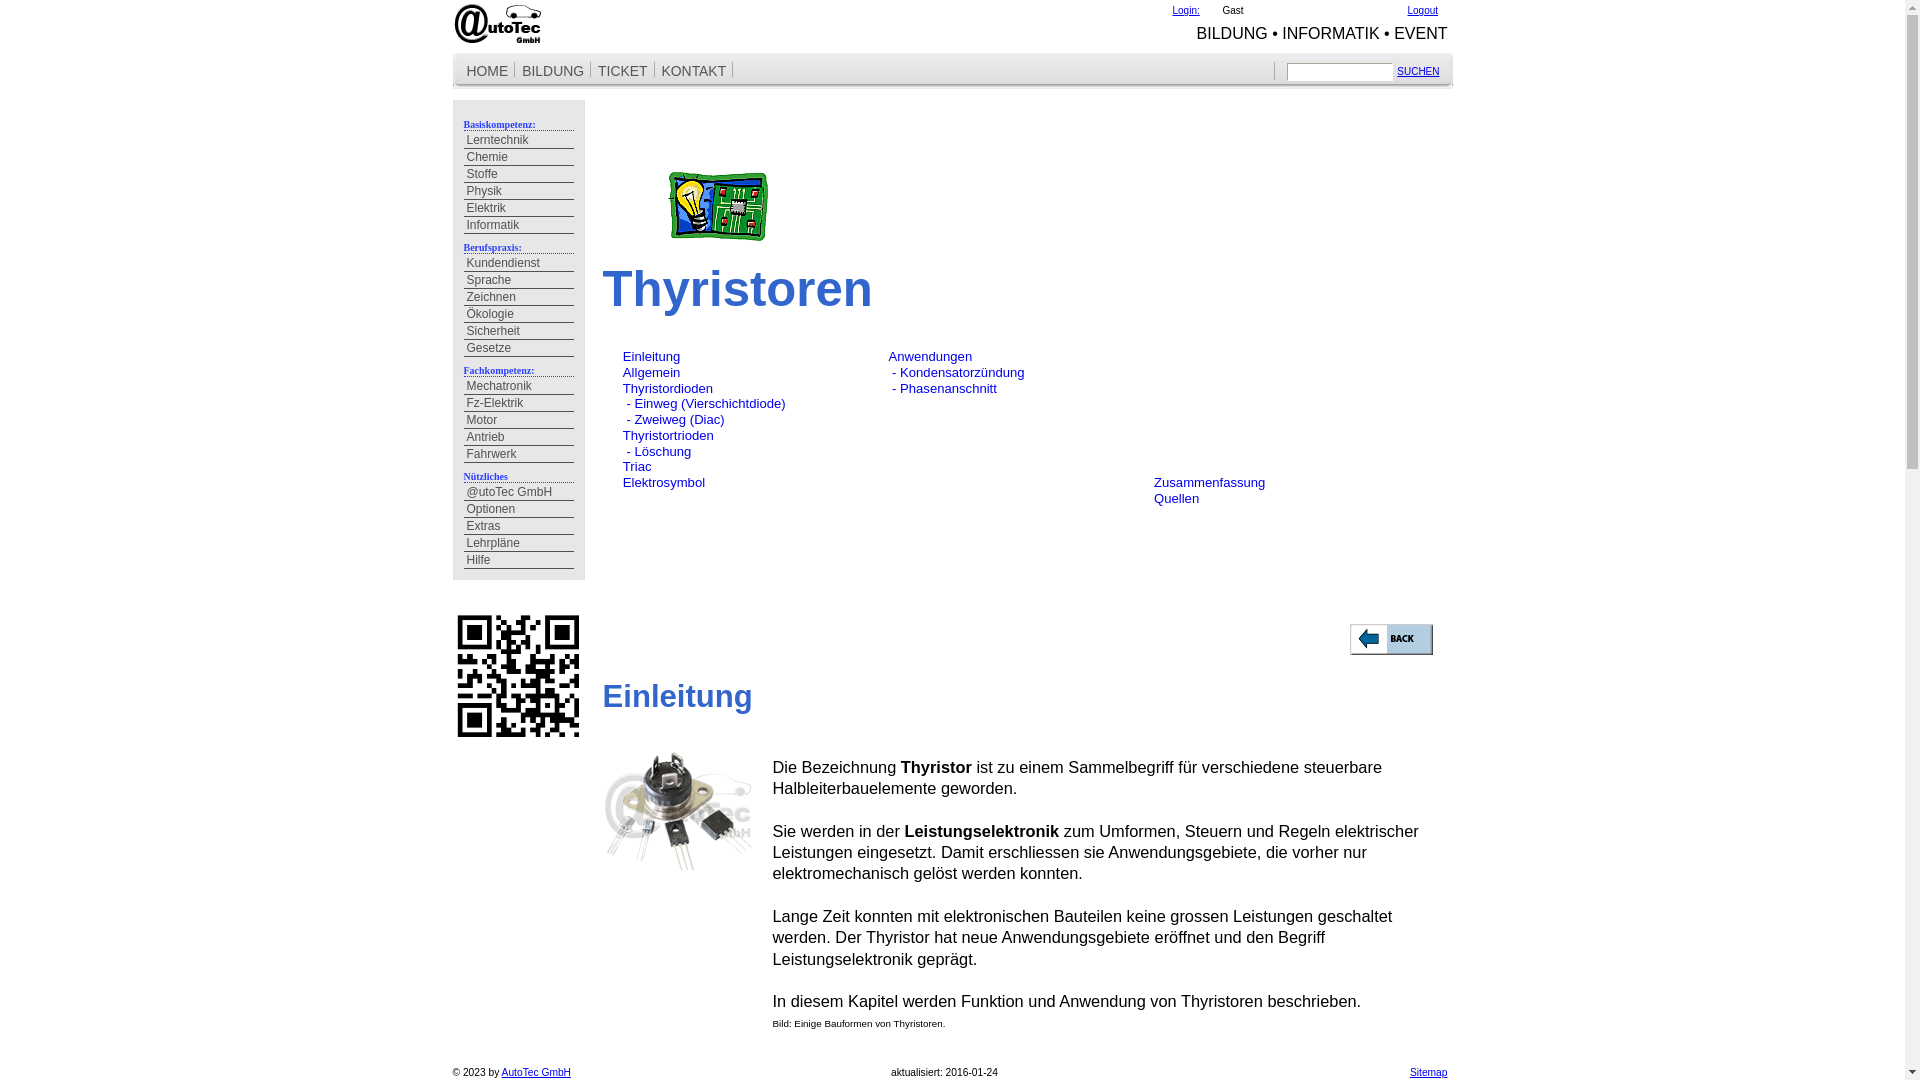  I want to click on 'Logout', so click(1406, 10).